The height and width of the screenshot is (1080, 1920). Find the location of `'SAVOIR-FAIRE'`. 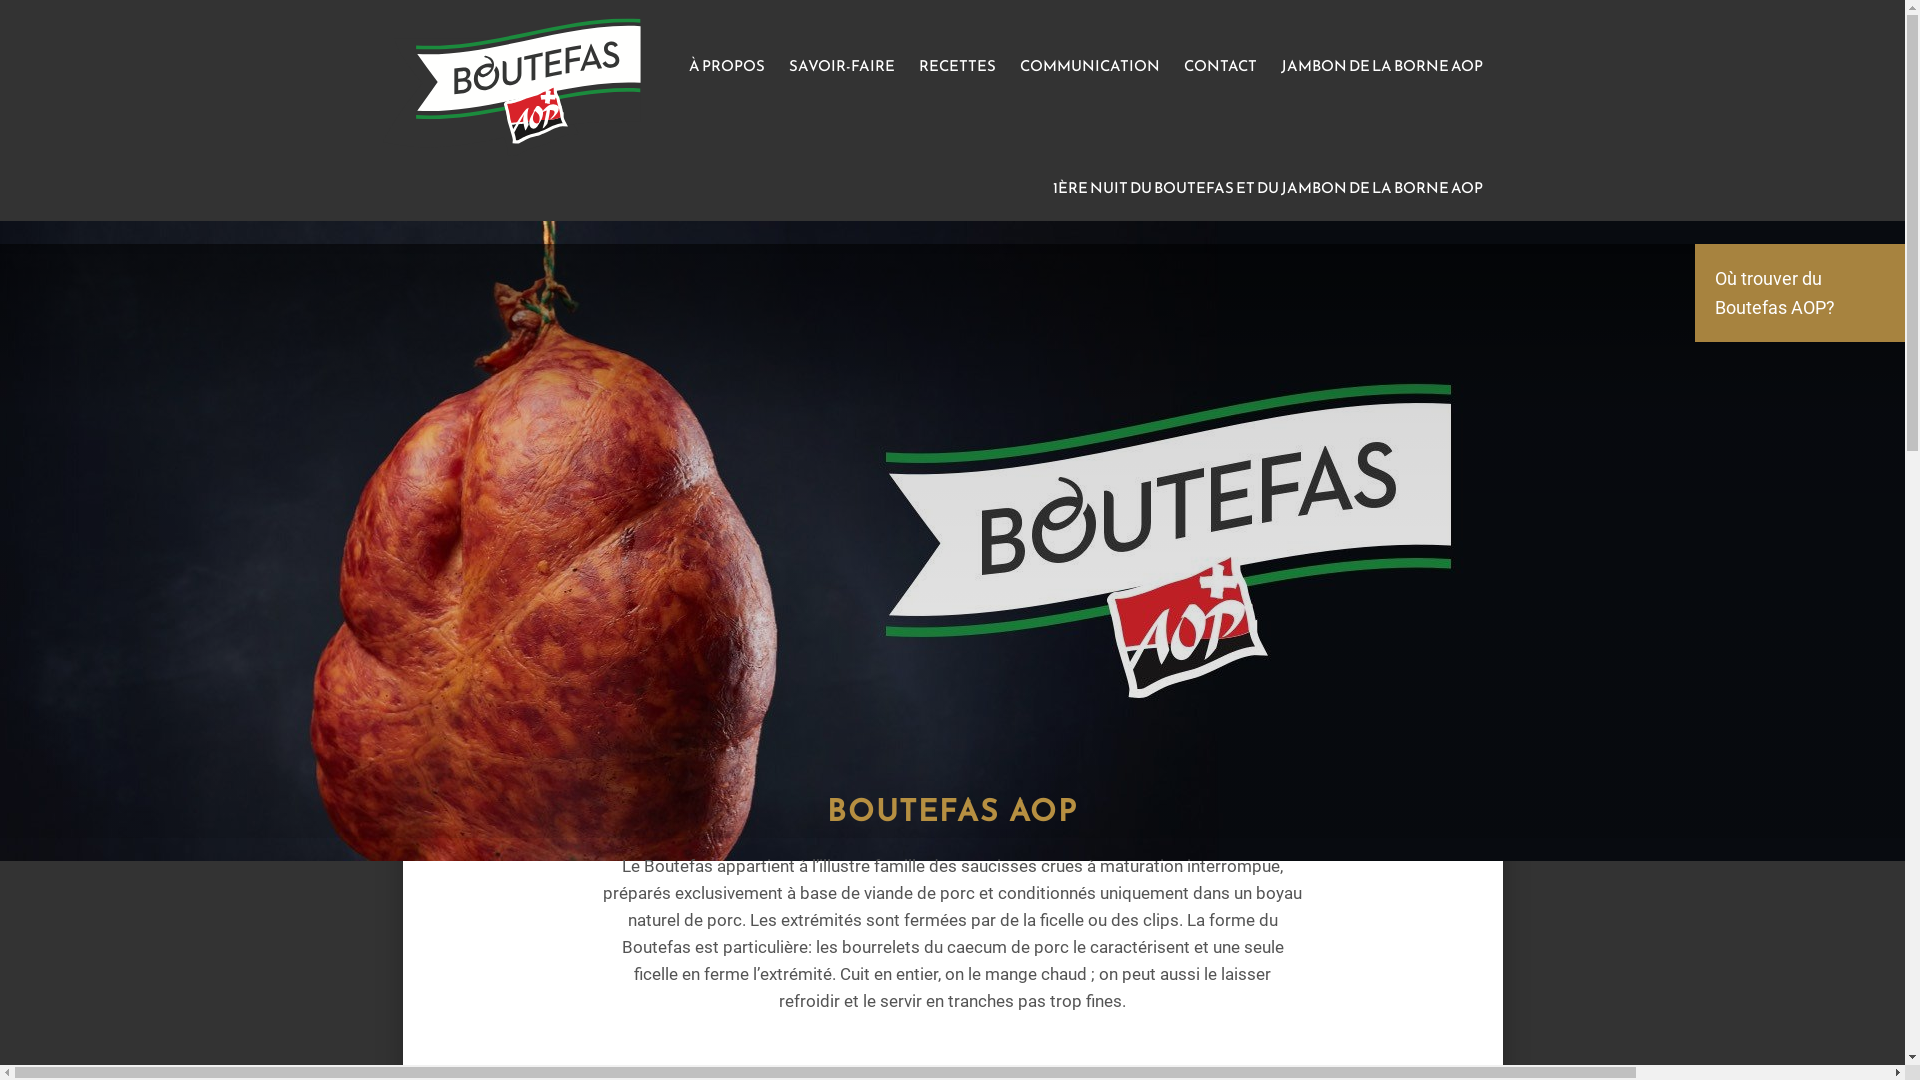

'SAVOIR-FAIRE' is located at coordinates (776, 64).